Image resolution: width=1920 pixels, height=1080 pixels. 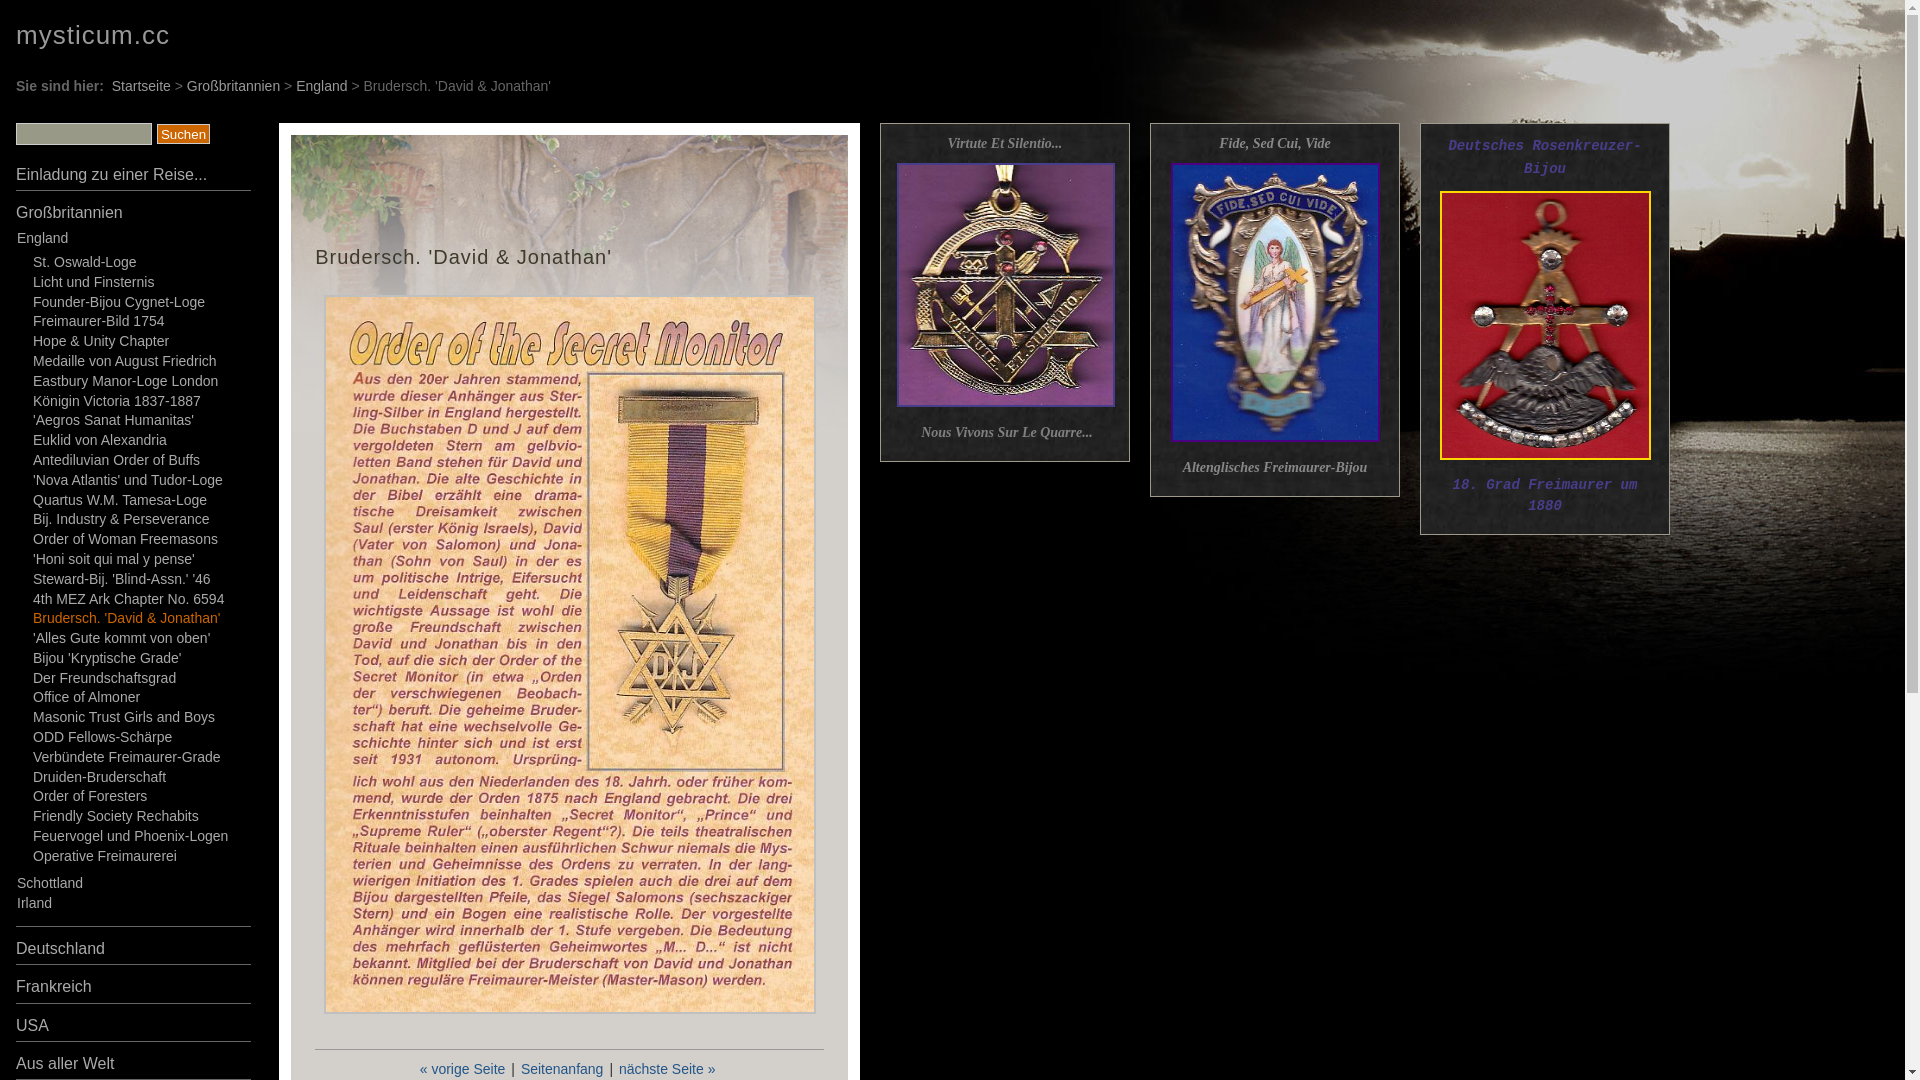 I want to click on 'Operative Freimaurerei', so click(x=104, y=855).